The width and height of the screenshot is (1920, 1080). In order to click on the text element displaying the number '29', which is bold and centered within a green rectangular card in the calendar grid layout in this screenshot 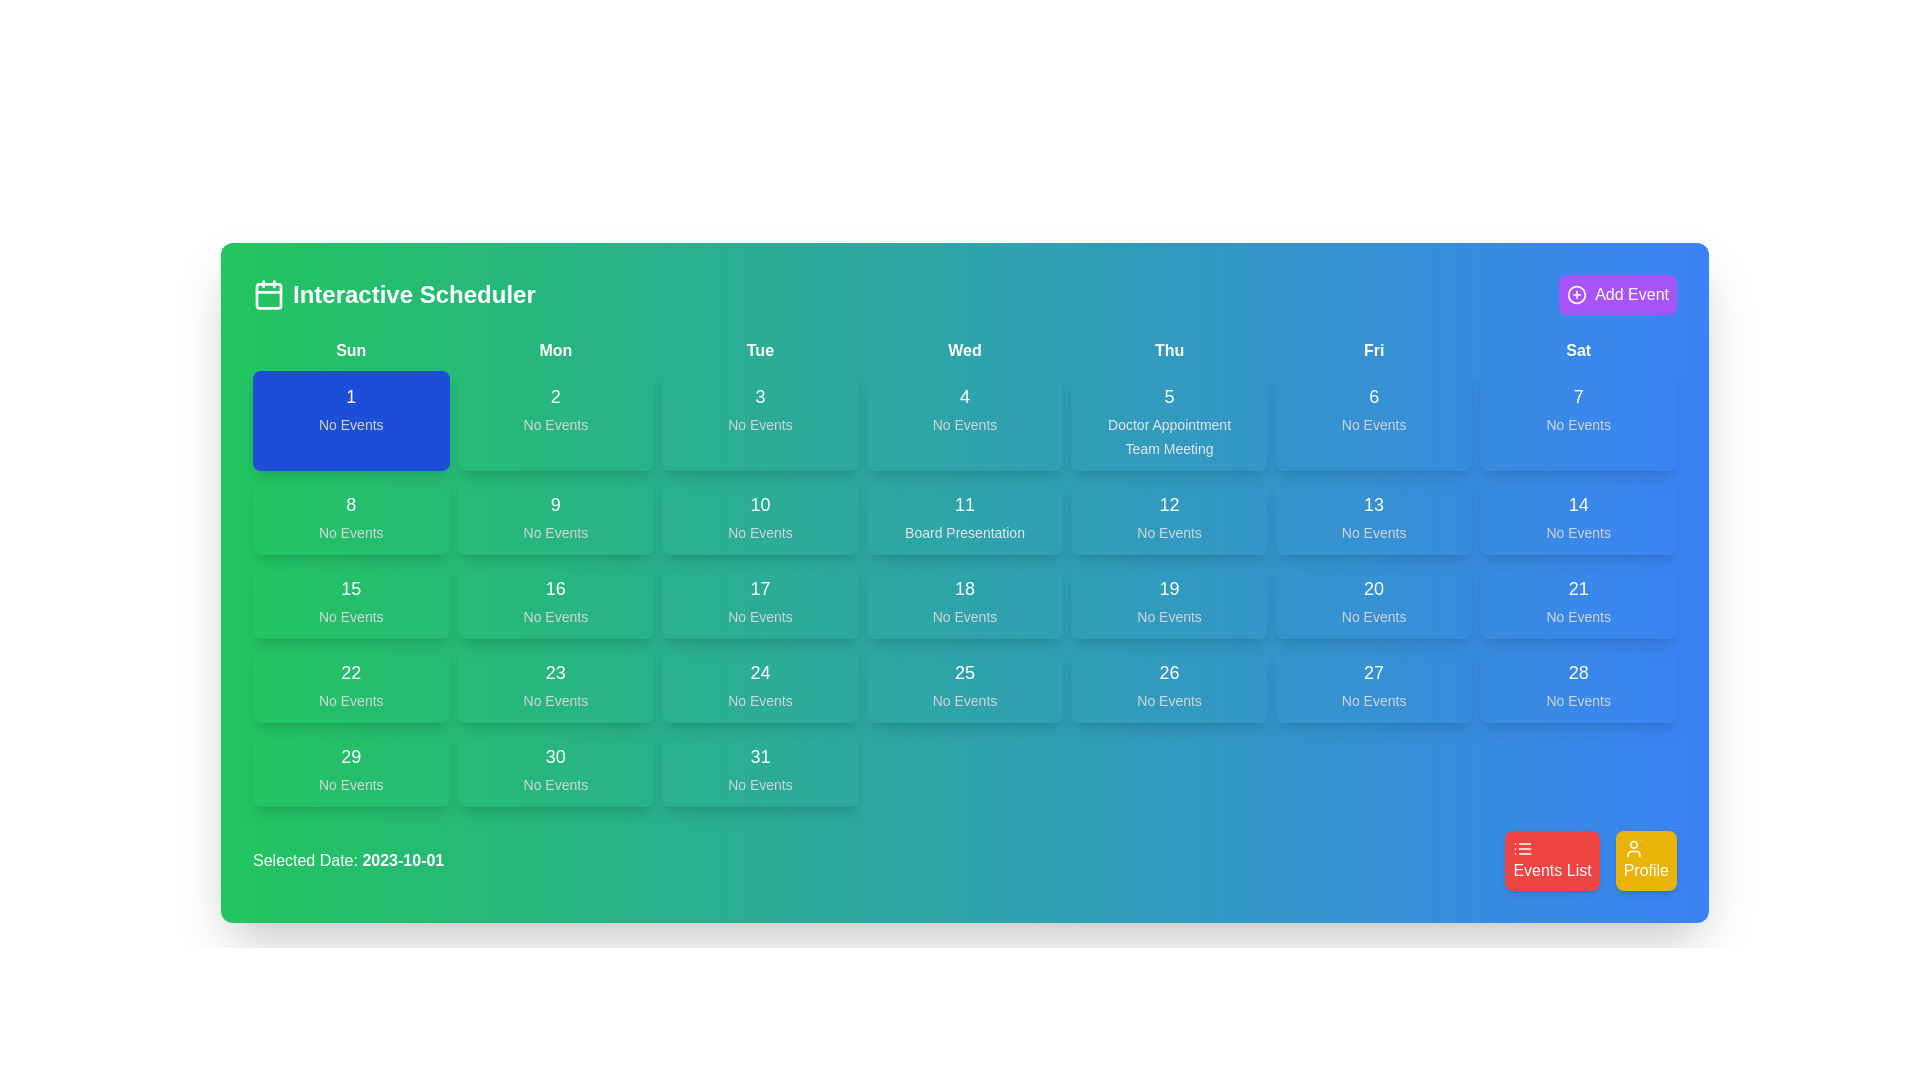, I will do `click(351, 756)`.